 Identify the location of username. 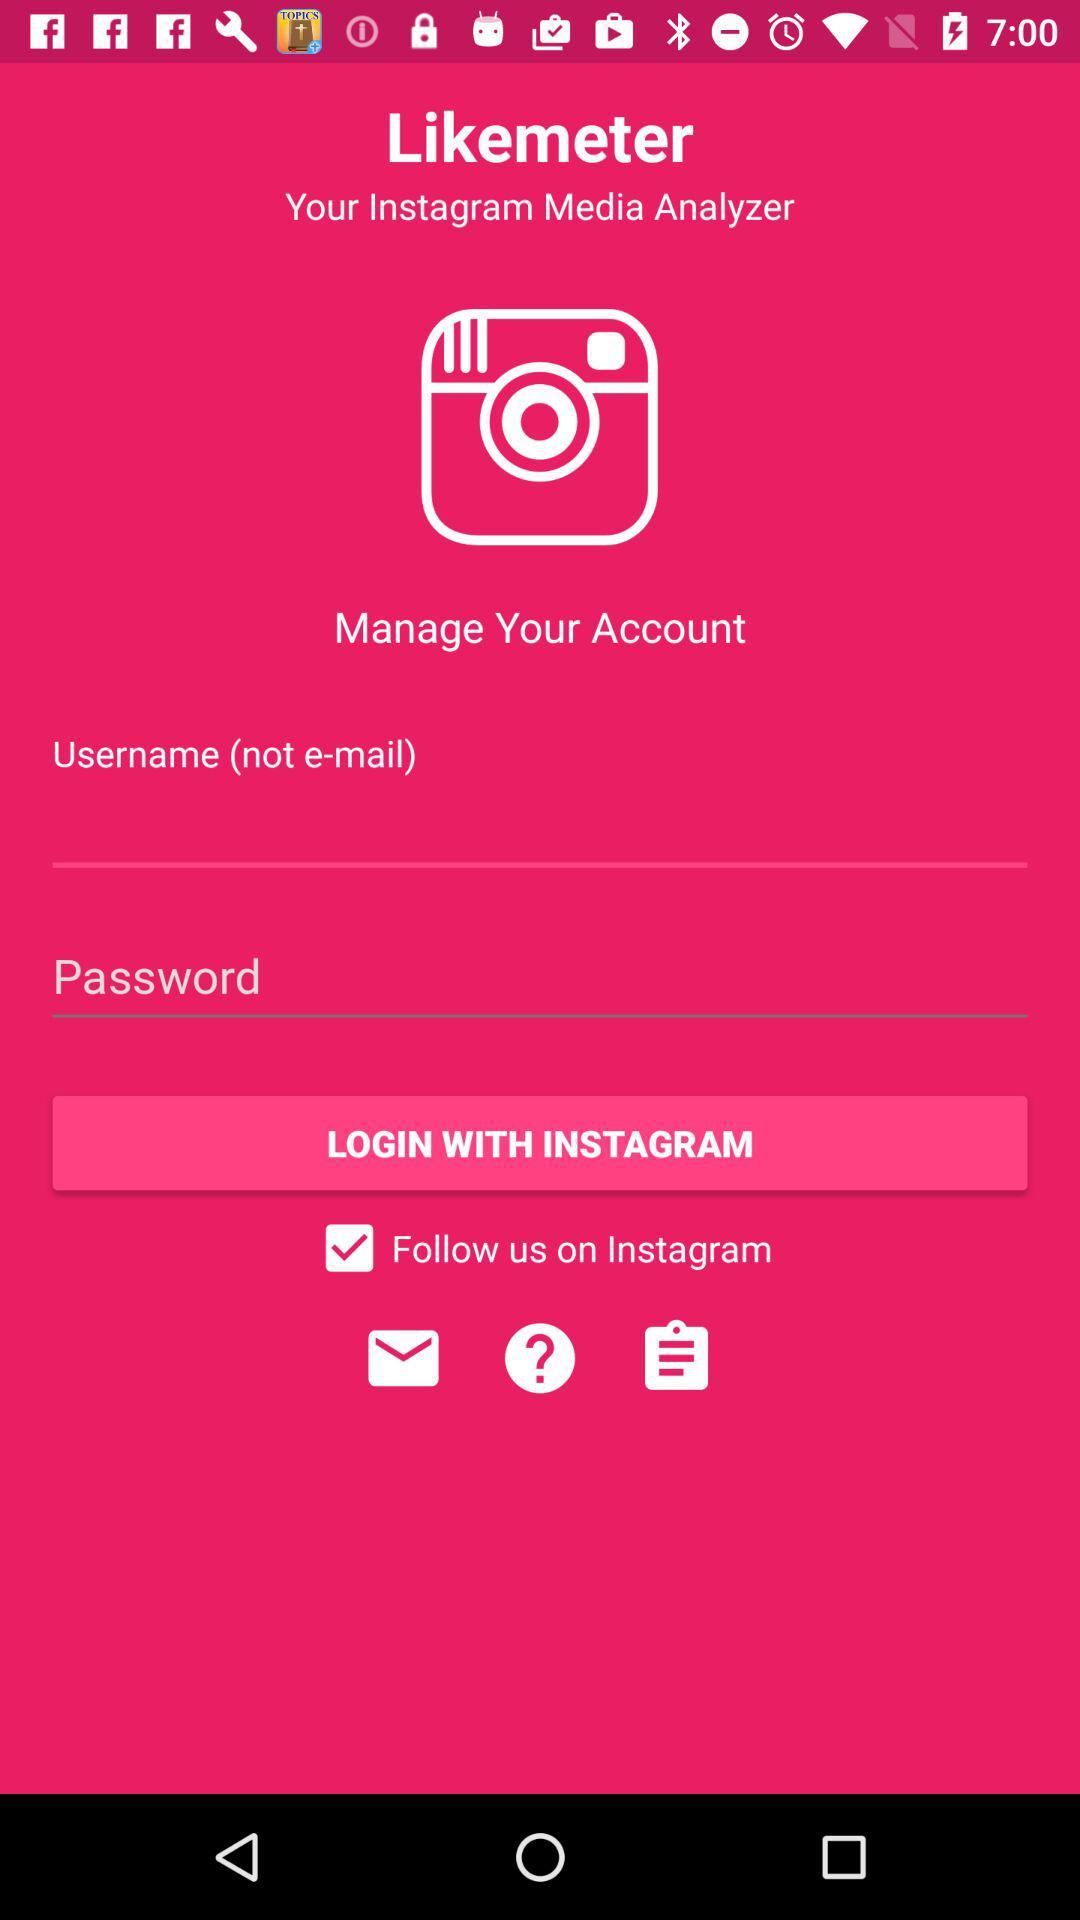
(540, 826).